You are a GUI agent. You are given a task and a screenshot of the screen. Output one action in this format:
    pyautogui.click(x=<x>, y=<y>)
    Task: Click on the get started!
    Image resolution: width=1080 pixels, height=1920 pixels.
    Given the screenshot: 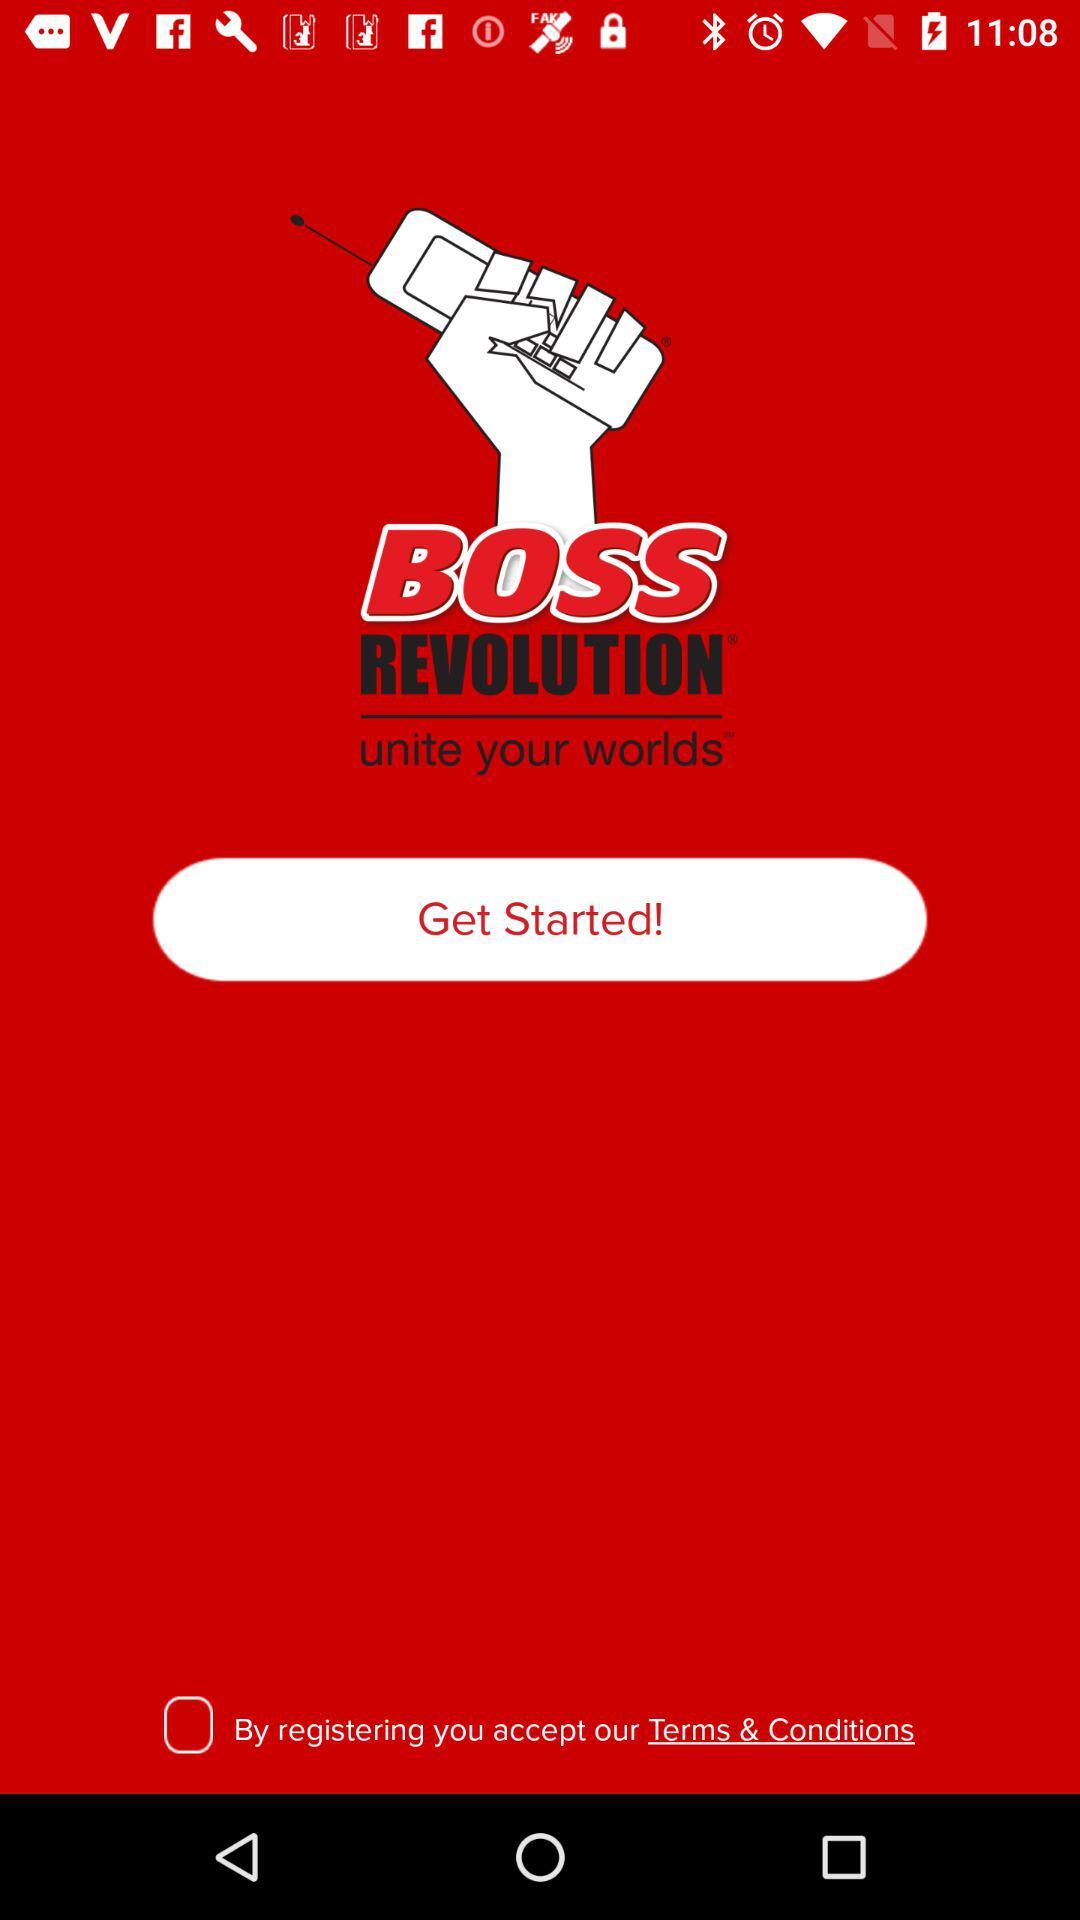 What is the action you would take?
    pyautogui.click(x=540, y=918)
    